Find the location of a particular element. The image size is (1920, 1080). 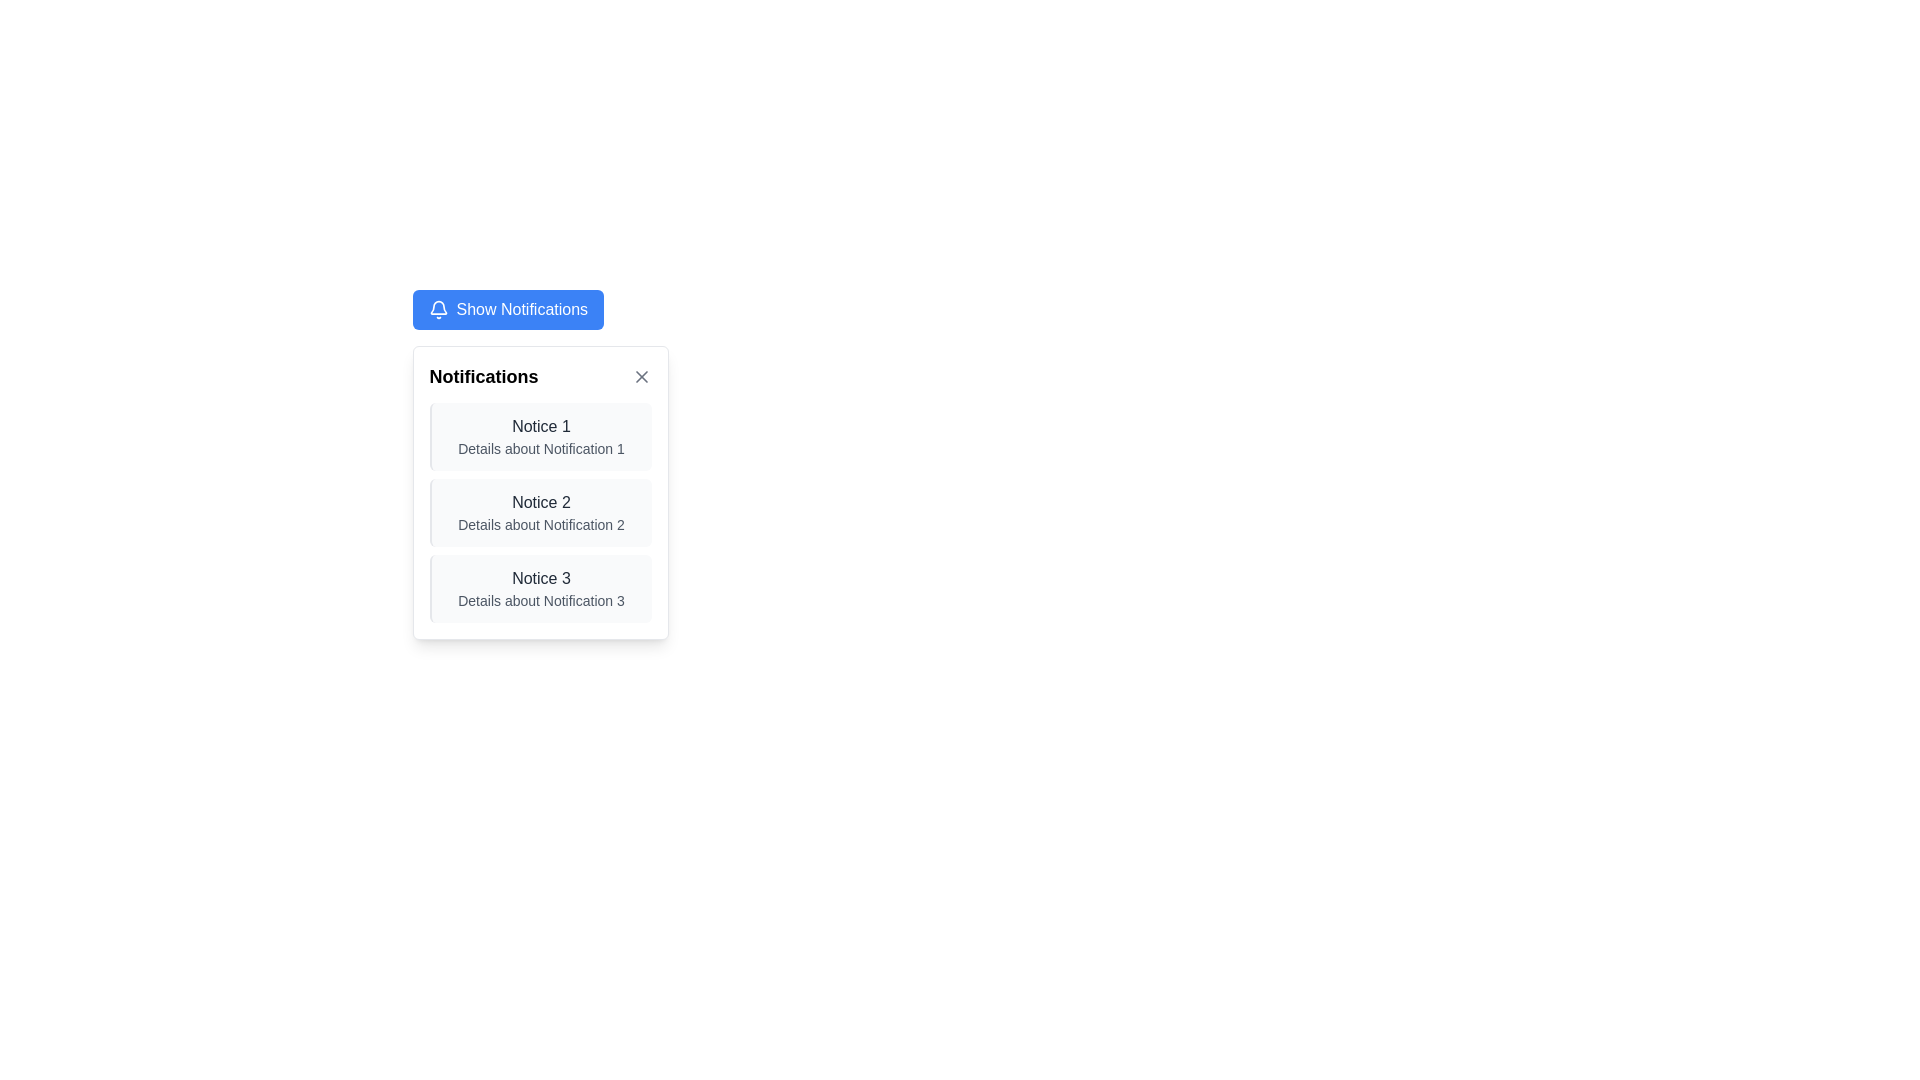

the Notification card labeled 'Notice 3', which is the third card in a vertically stacked list of notifications is located at coordinates (540, 588).